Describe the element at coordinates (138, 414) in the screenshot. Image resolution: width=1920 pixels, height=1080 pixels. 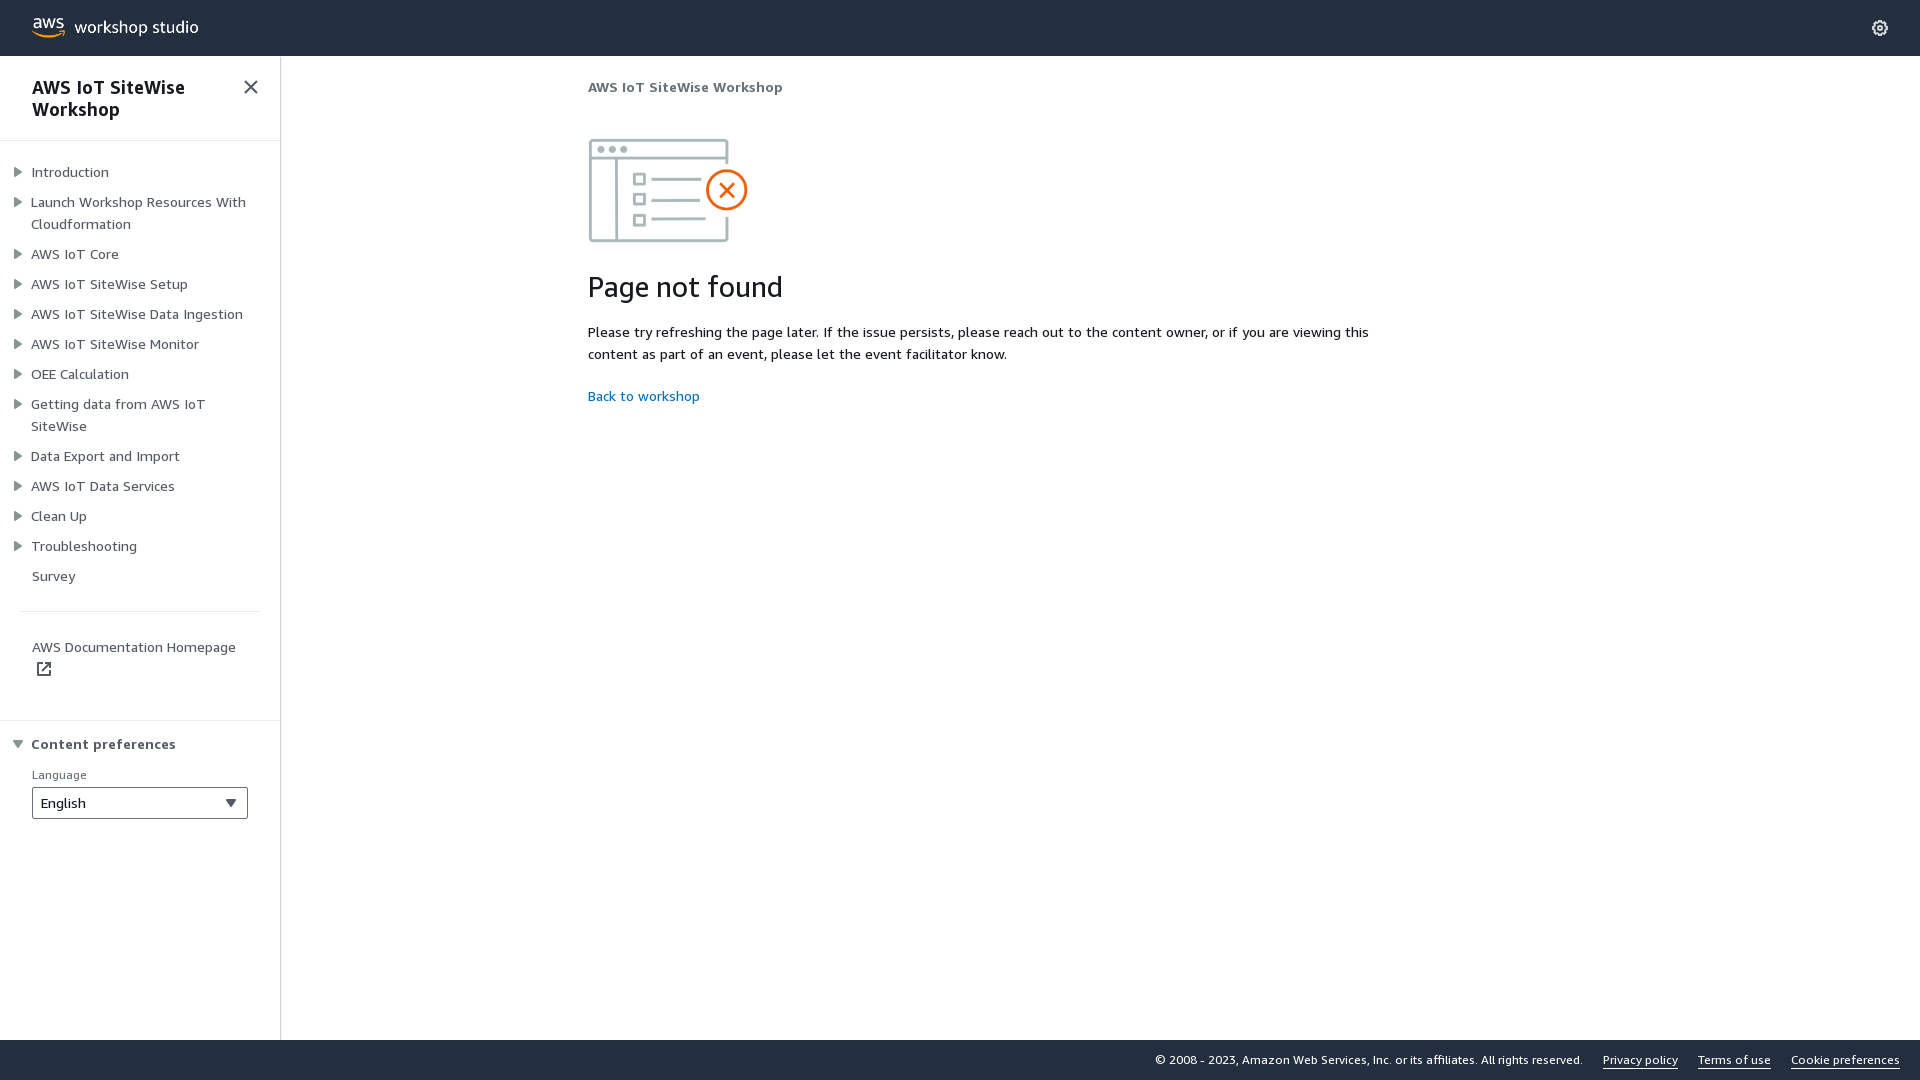
I see `'Getting data from AWS IoT SiteWise'` at that location.